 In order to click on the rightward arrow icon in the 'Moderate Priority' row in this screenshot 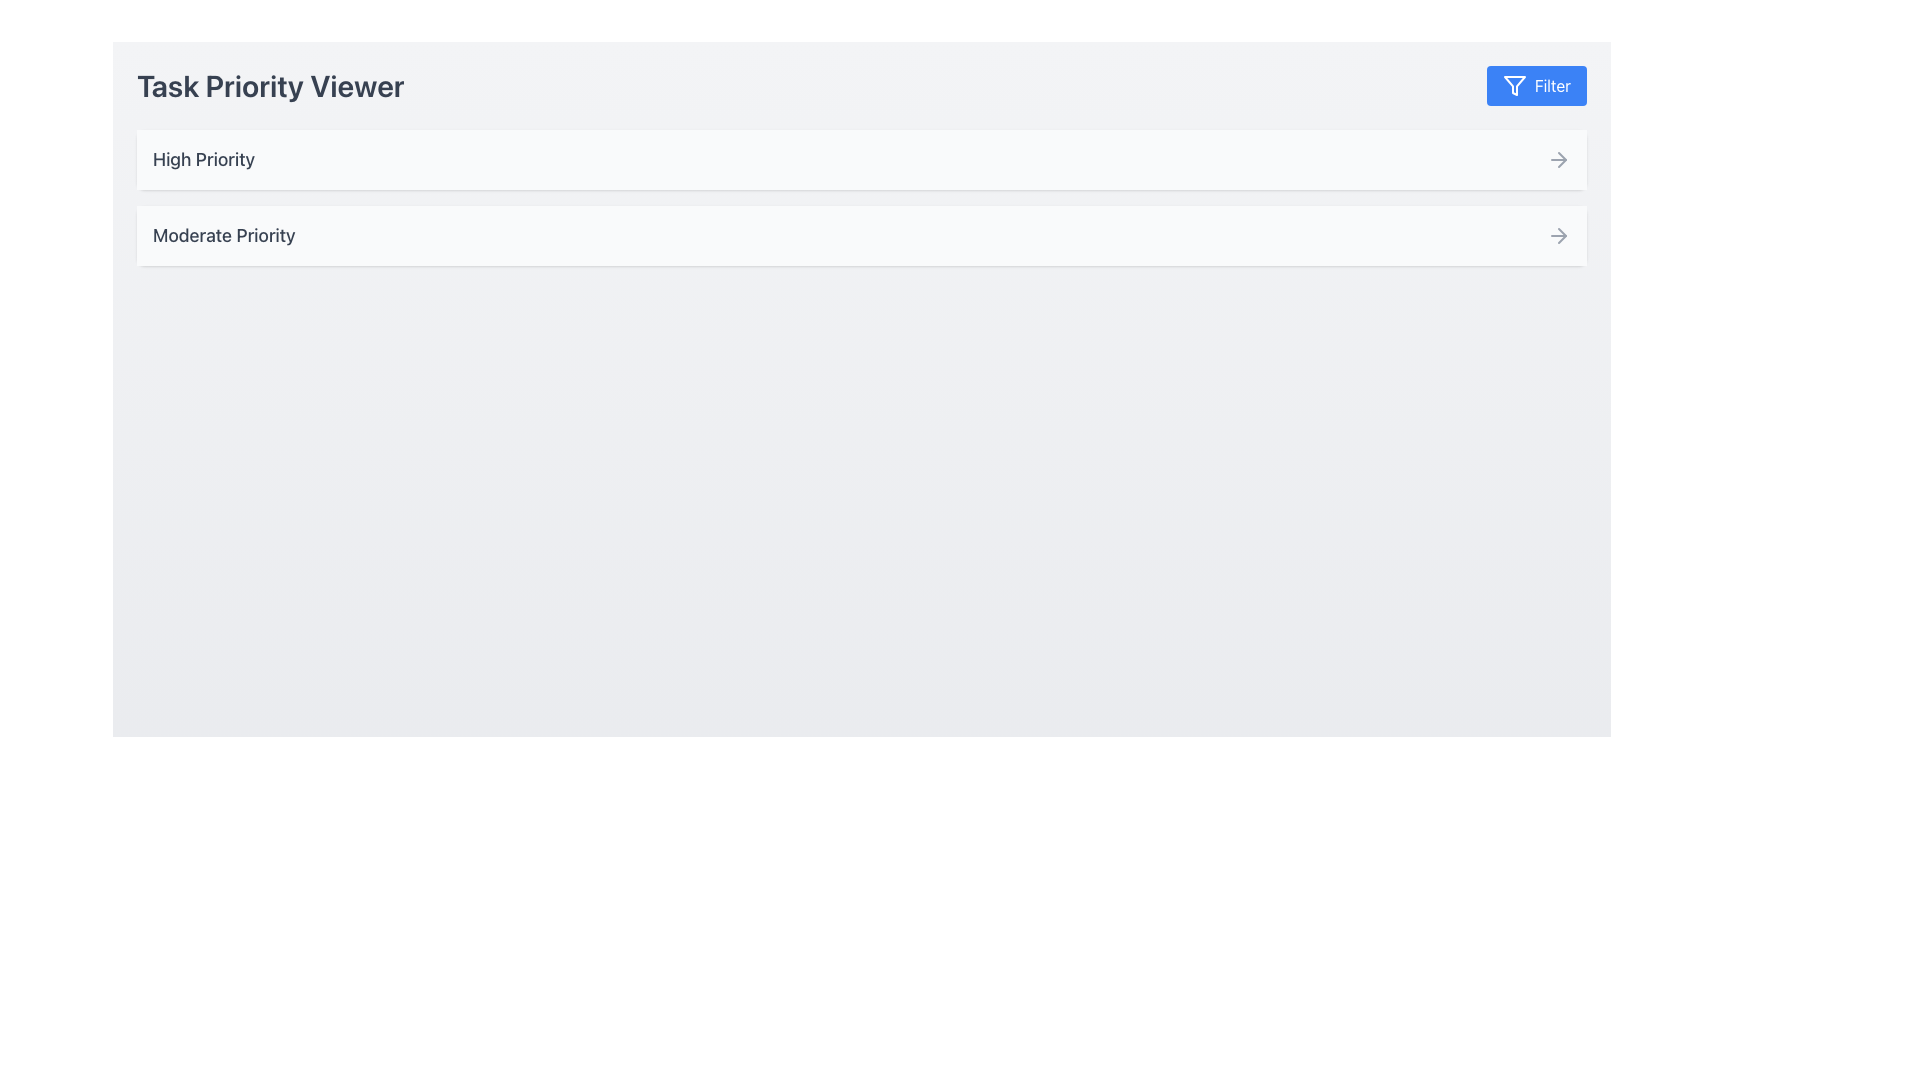, I will do `click(1558, 234)`.